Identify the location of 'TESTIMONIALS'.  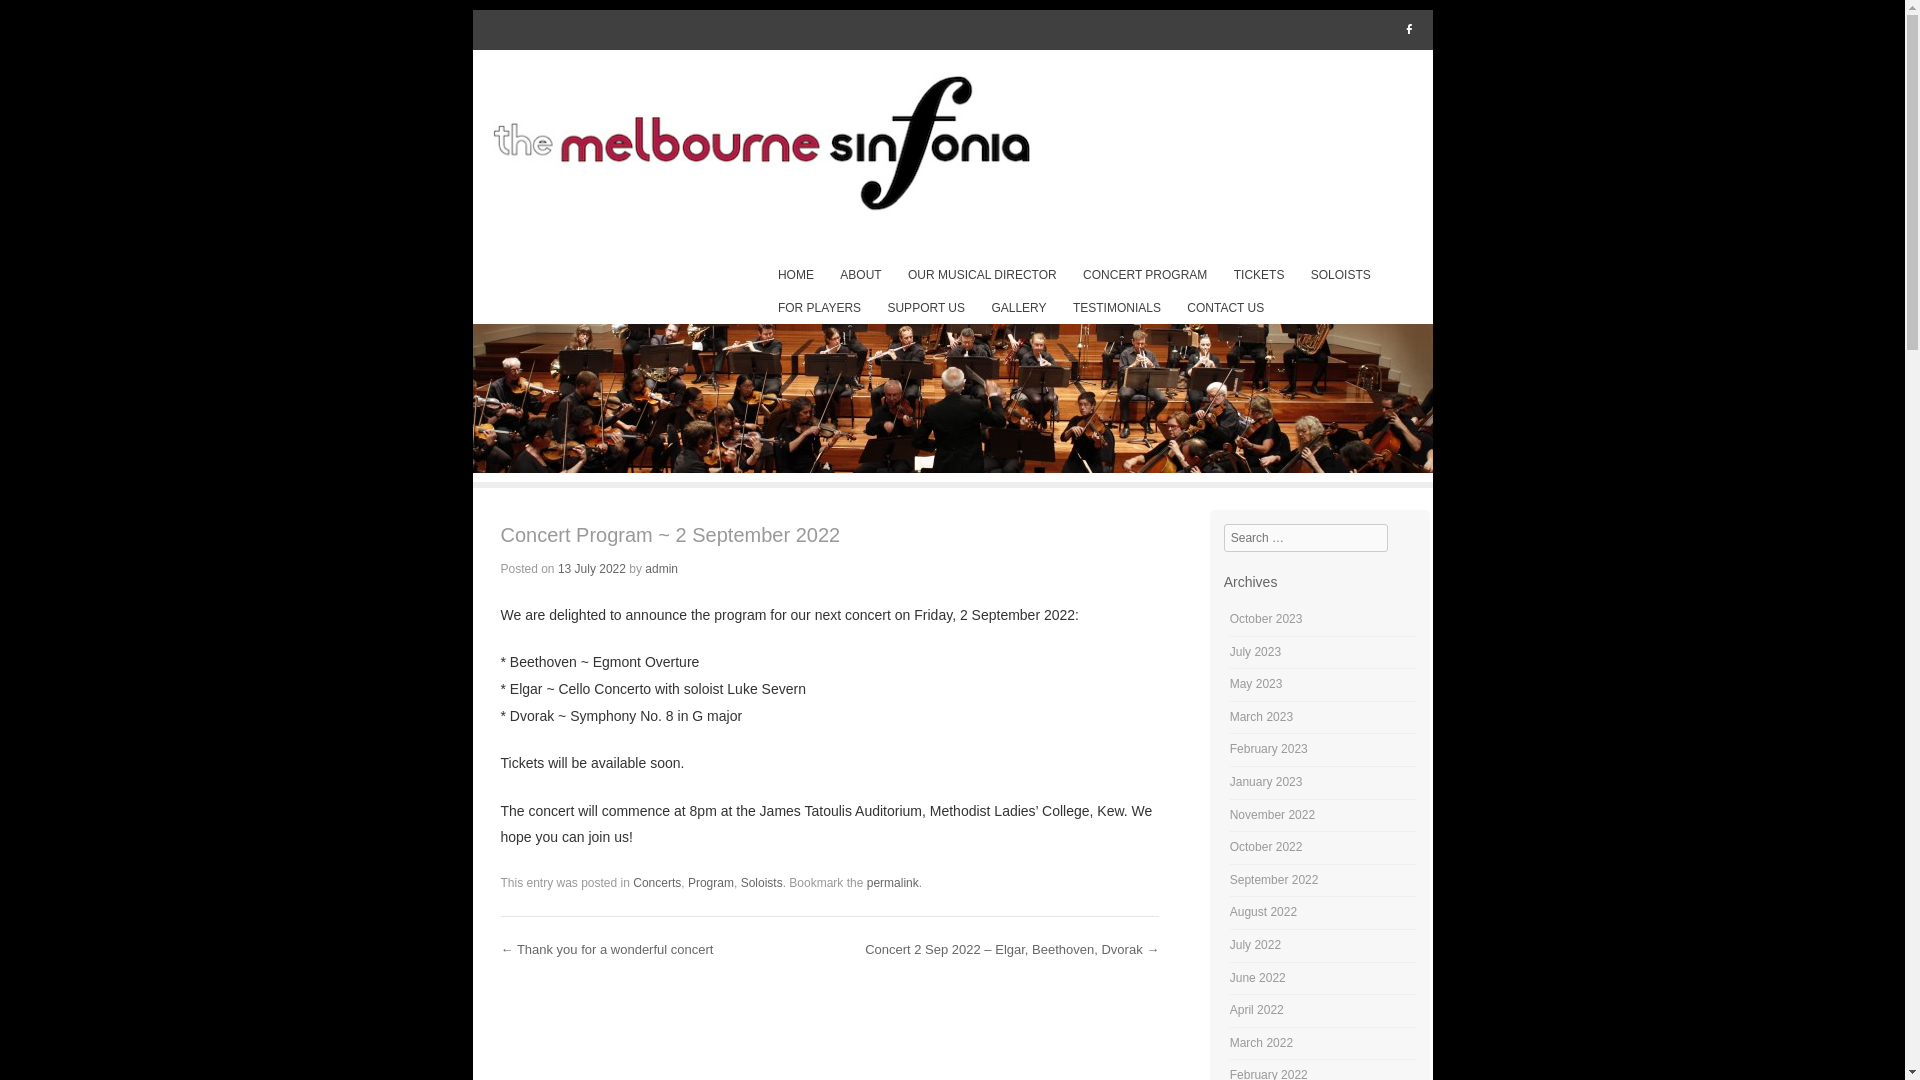
(1115, 308).